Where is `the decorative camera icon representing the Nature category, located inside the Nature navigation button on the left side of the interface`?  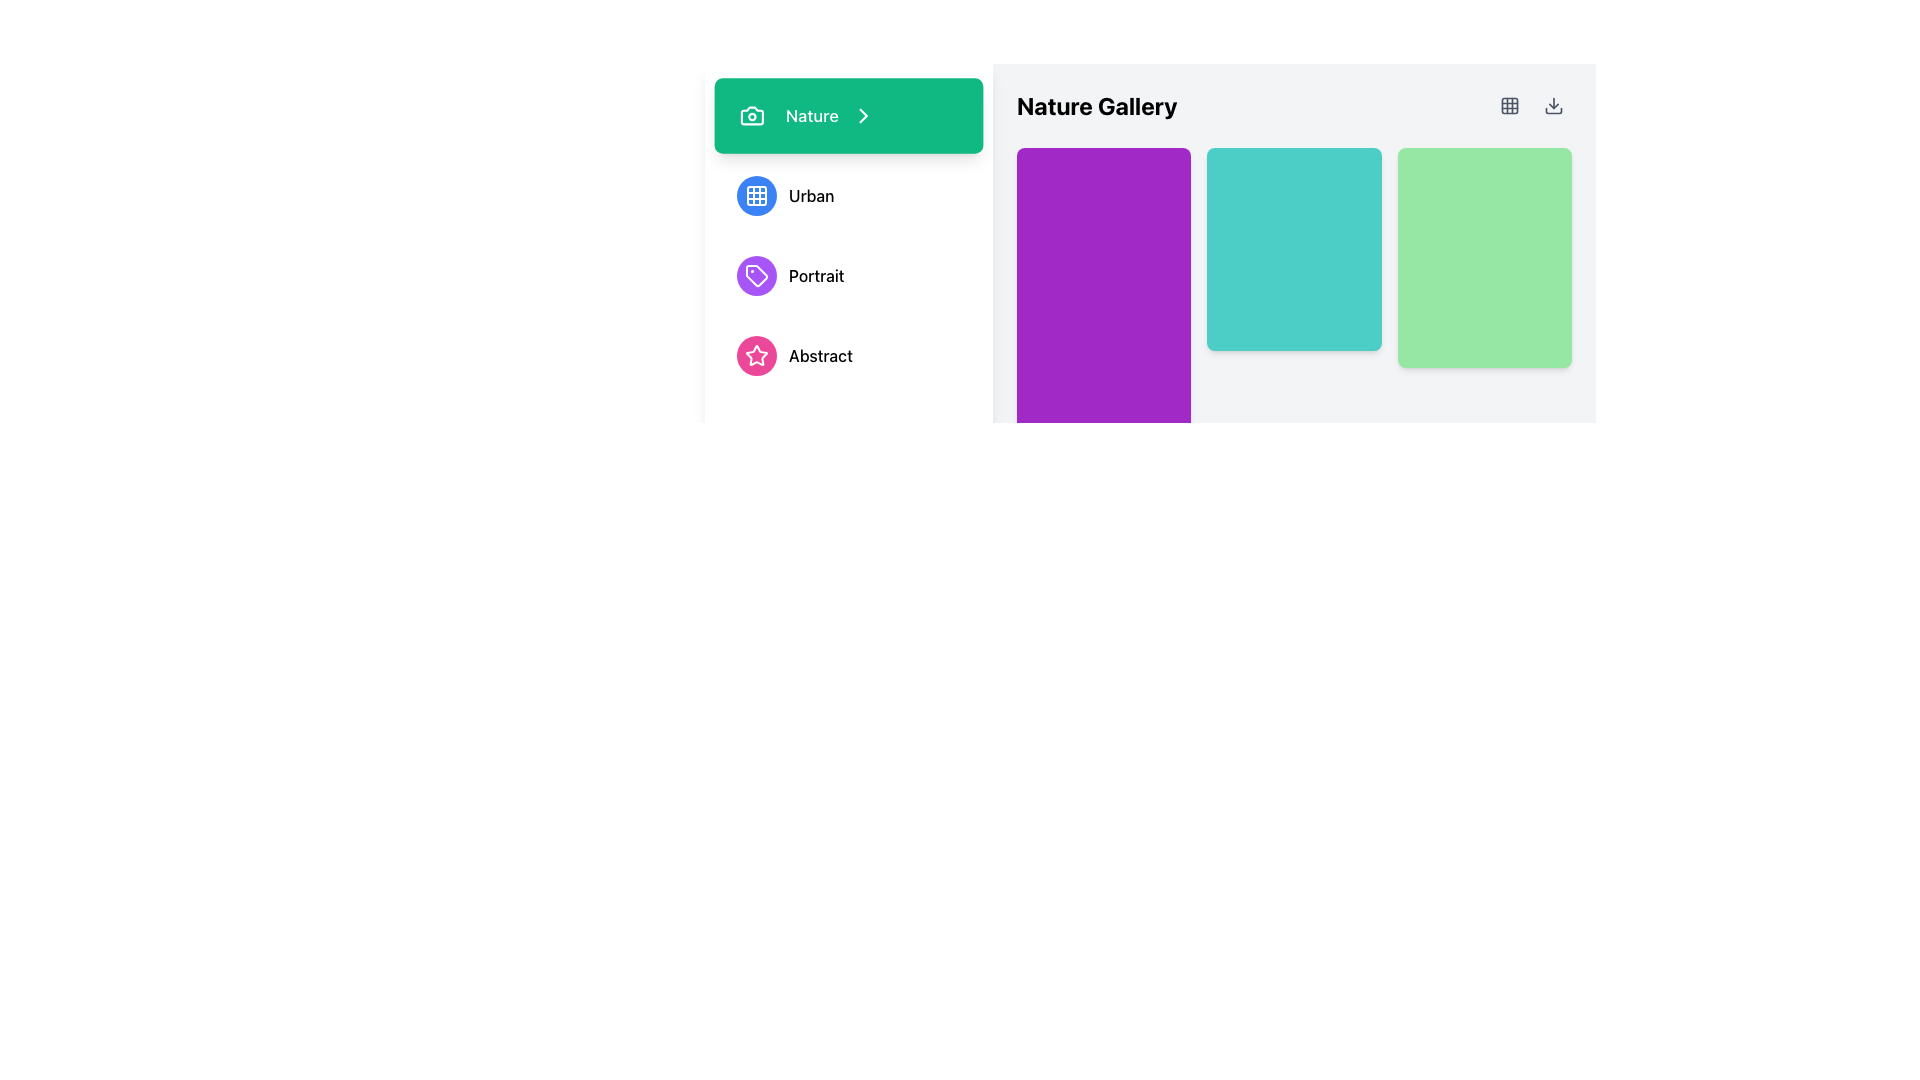
the decorative camera icon representing the Nature category, located inside the Nature navigation button on the left side of the interface is located at coordinates (751, 115).